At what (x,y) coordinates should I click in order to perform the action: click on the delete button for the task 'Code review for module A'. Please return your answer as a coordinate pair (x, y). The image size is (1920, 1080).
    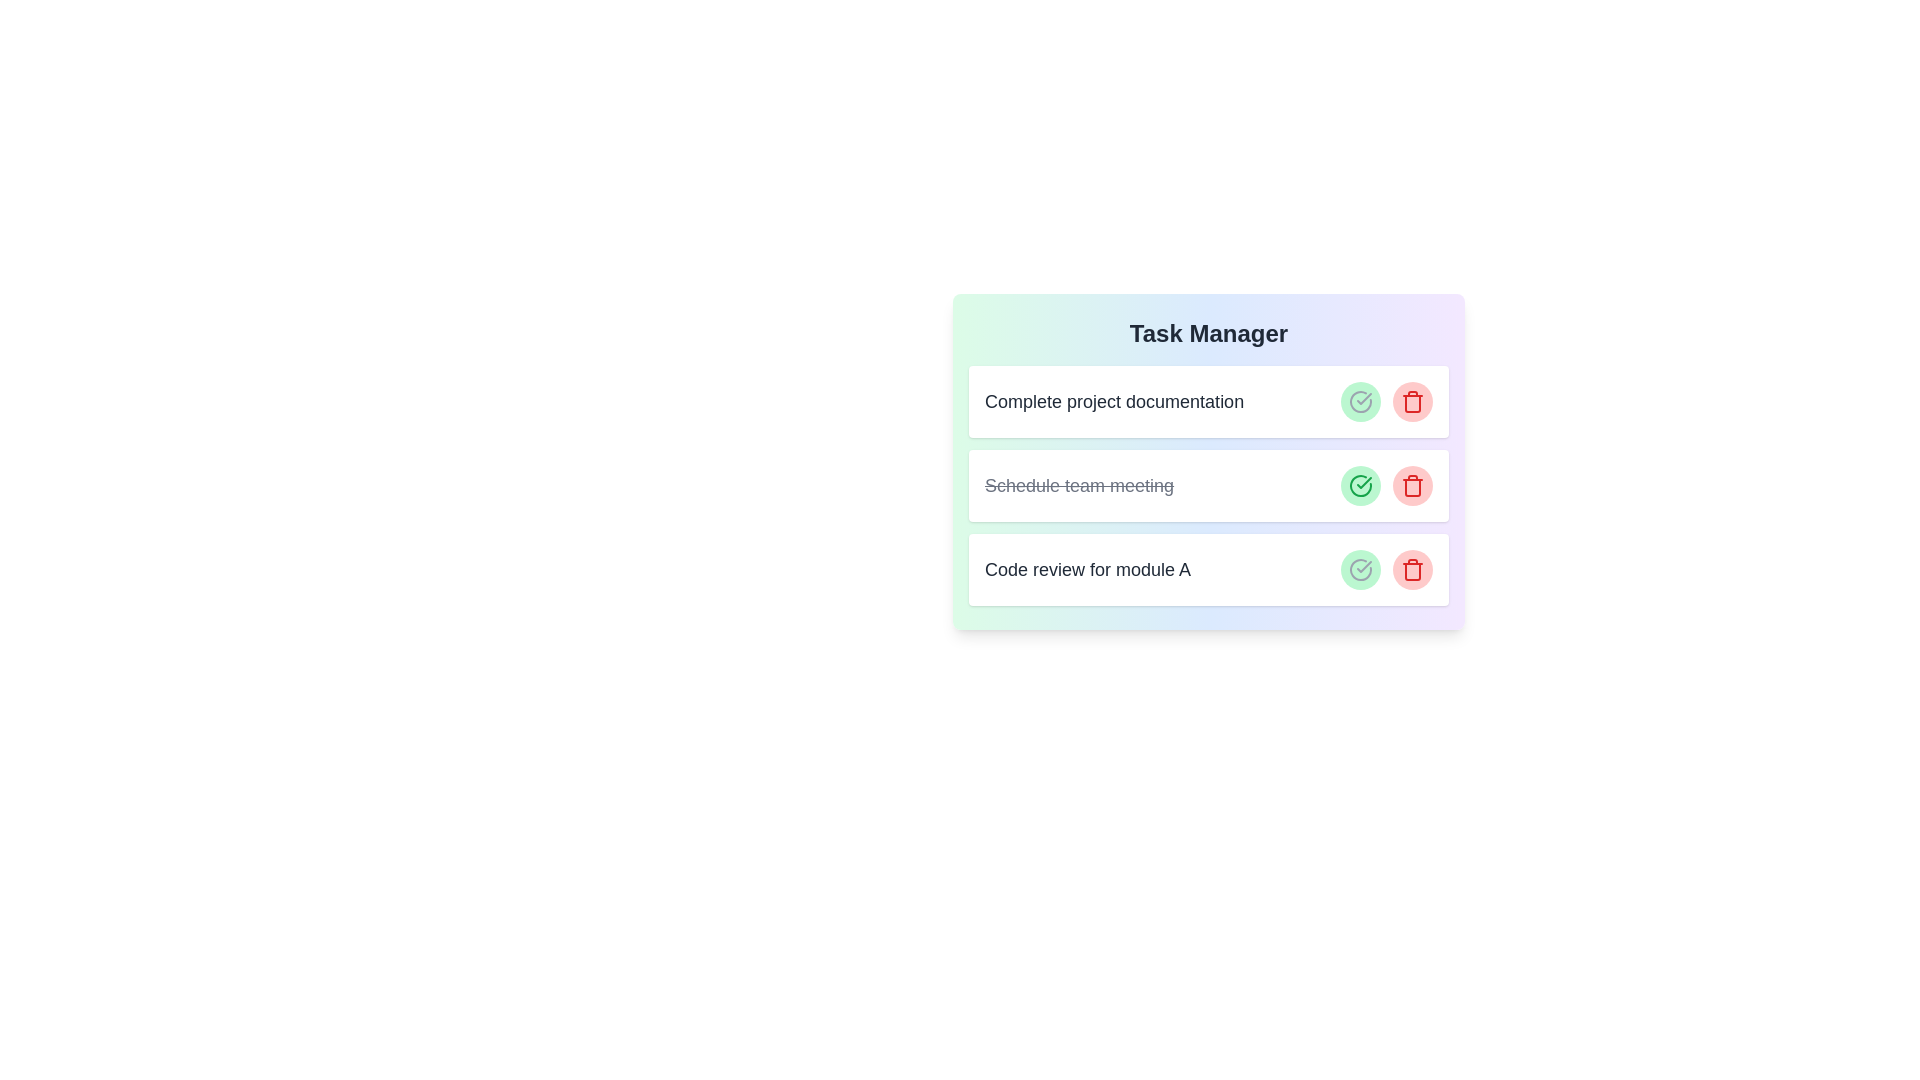
    Looking at the image, I should click on (1411, 570).